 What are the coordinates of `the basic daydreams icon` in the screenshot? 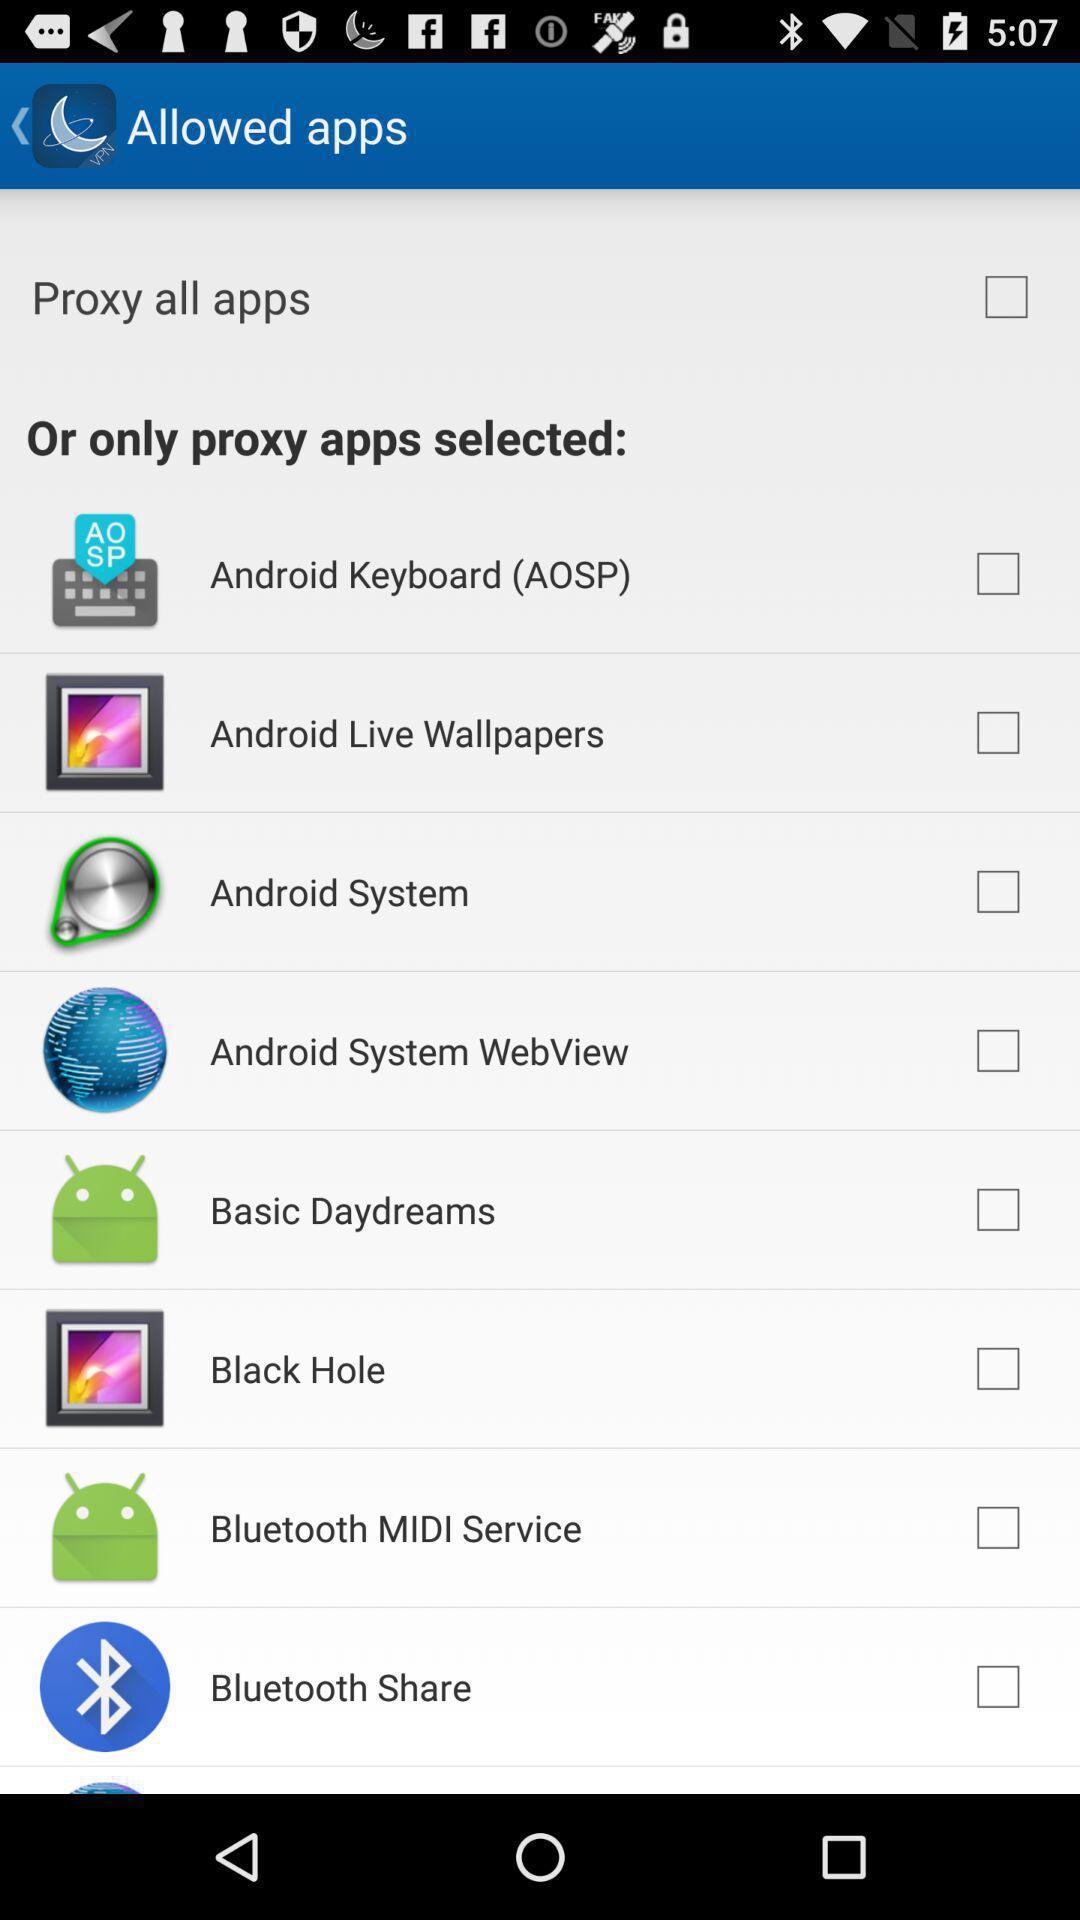 It's located at (351, 1208).